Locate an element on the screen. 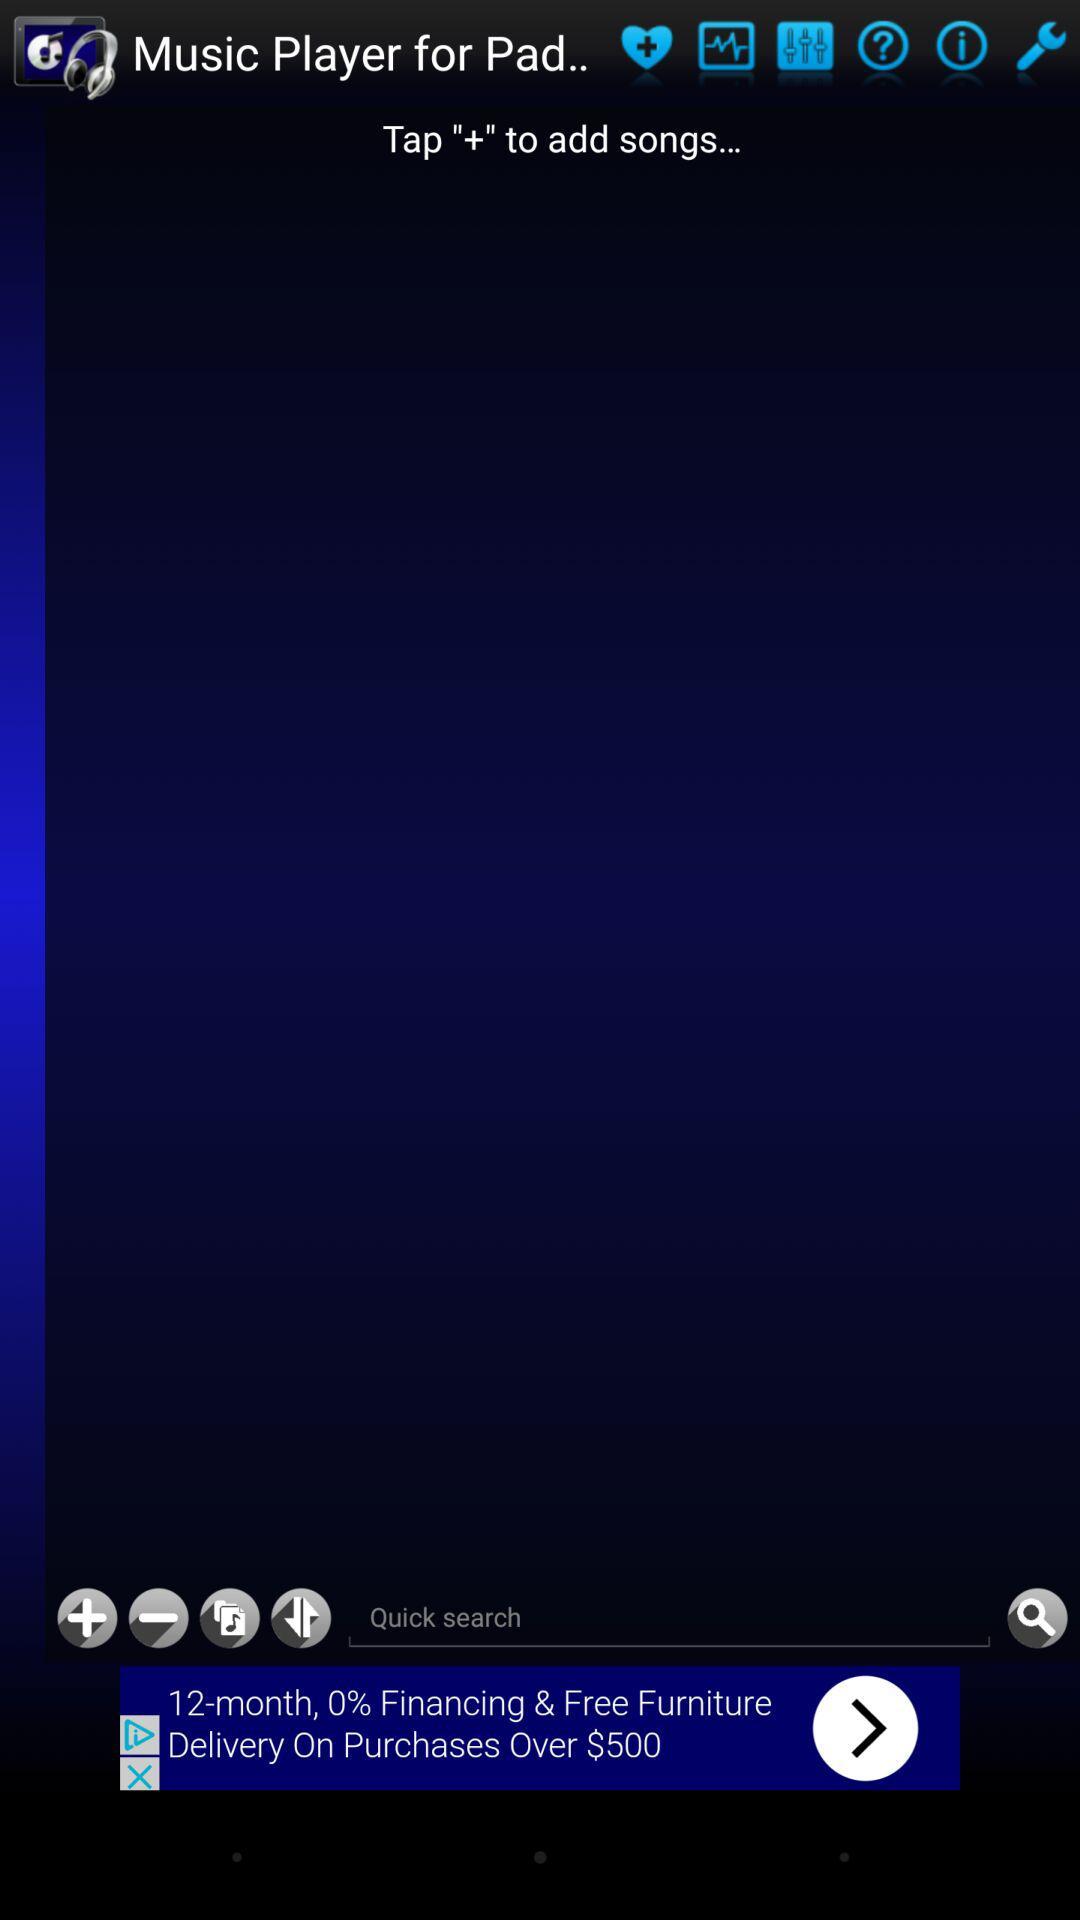  open bluetooth settings is located at coordinates (301, 1618).